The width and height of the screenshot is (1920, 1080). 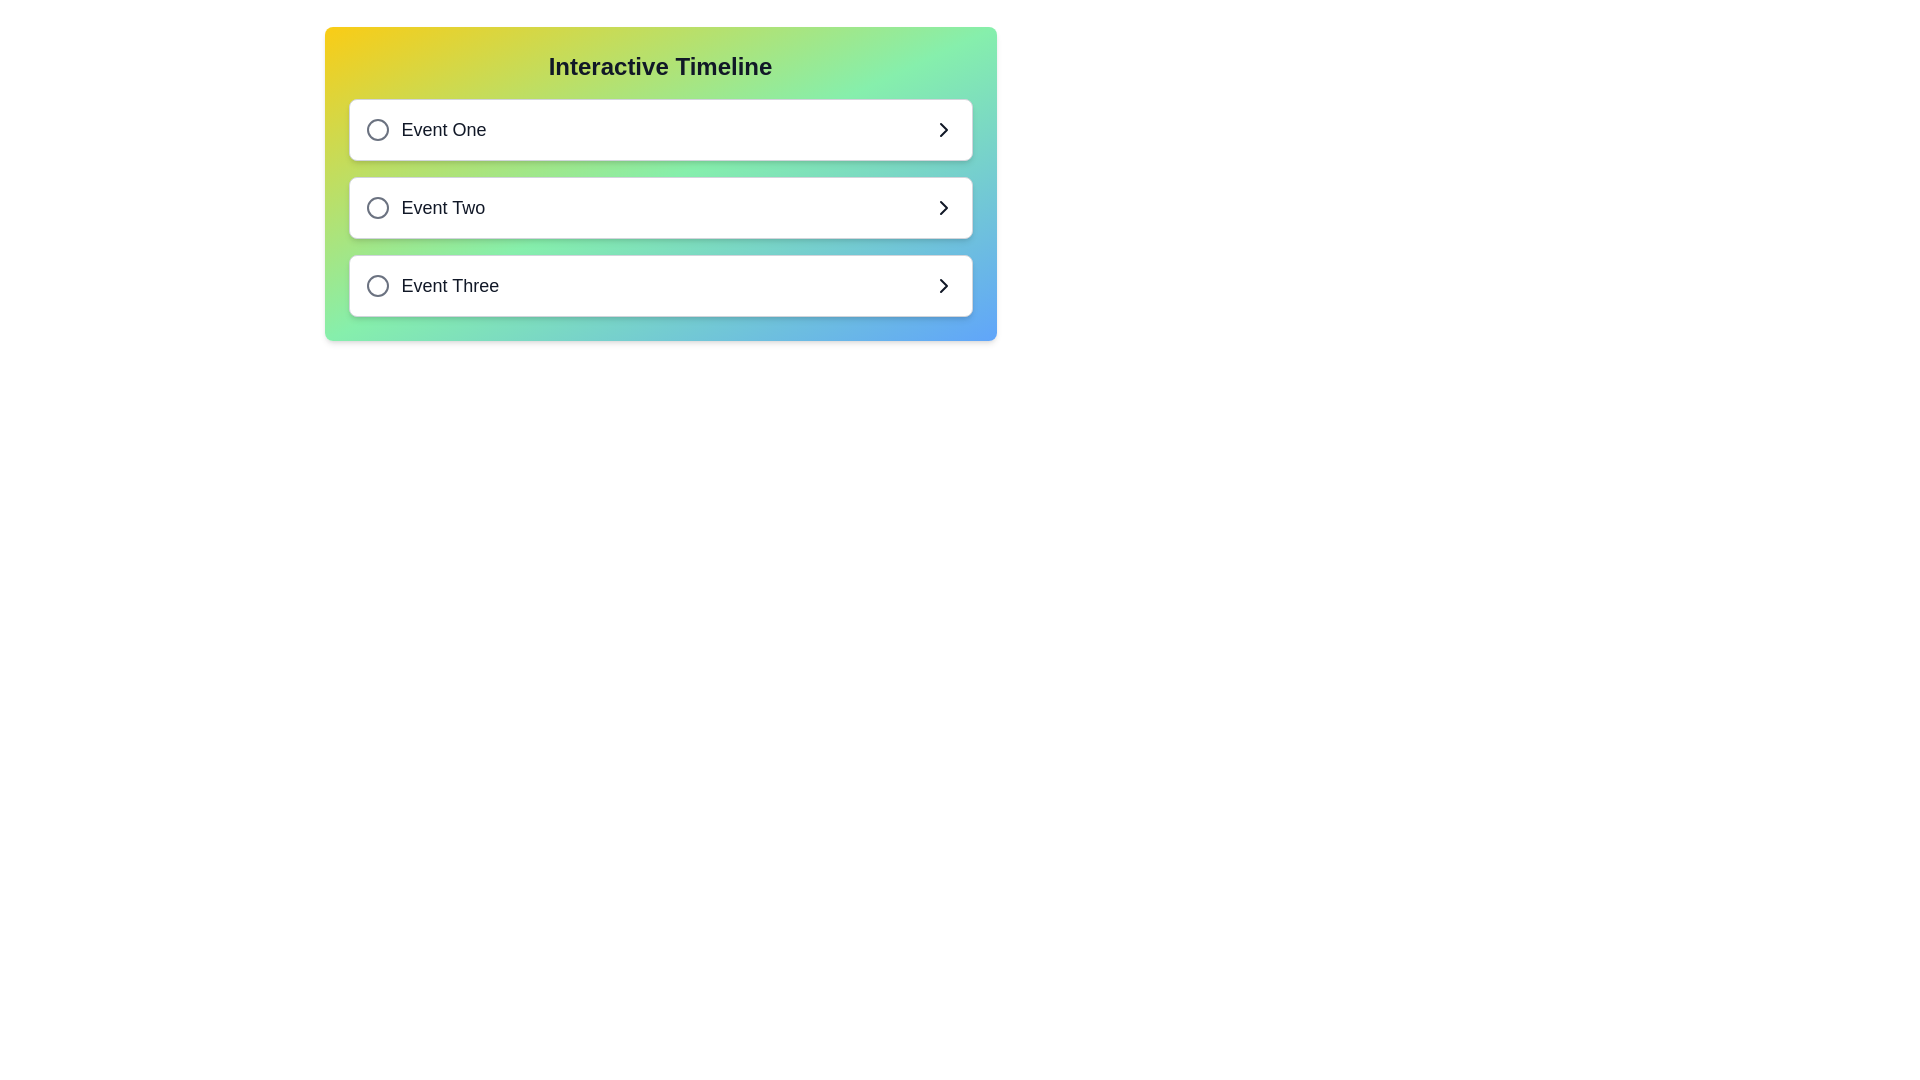 I want to click on on the 'Event Three' text label located in the third segment of the vertical list, so click(x=449, y=285).